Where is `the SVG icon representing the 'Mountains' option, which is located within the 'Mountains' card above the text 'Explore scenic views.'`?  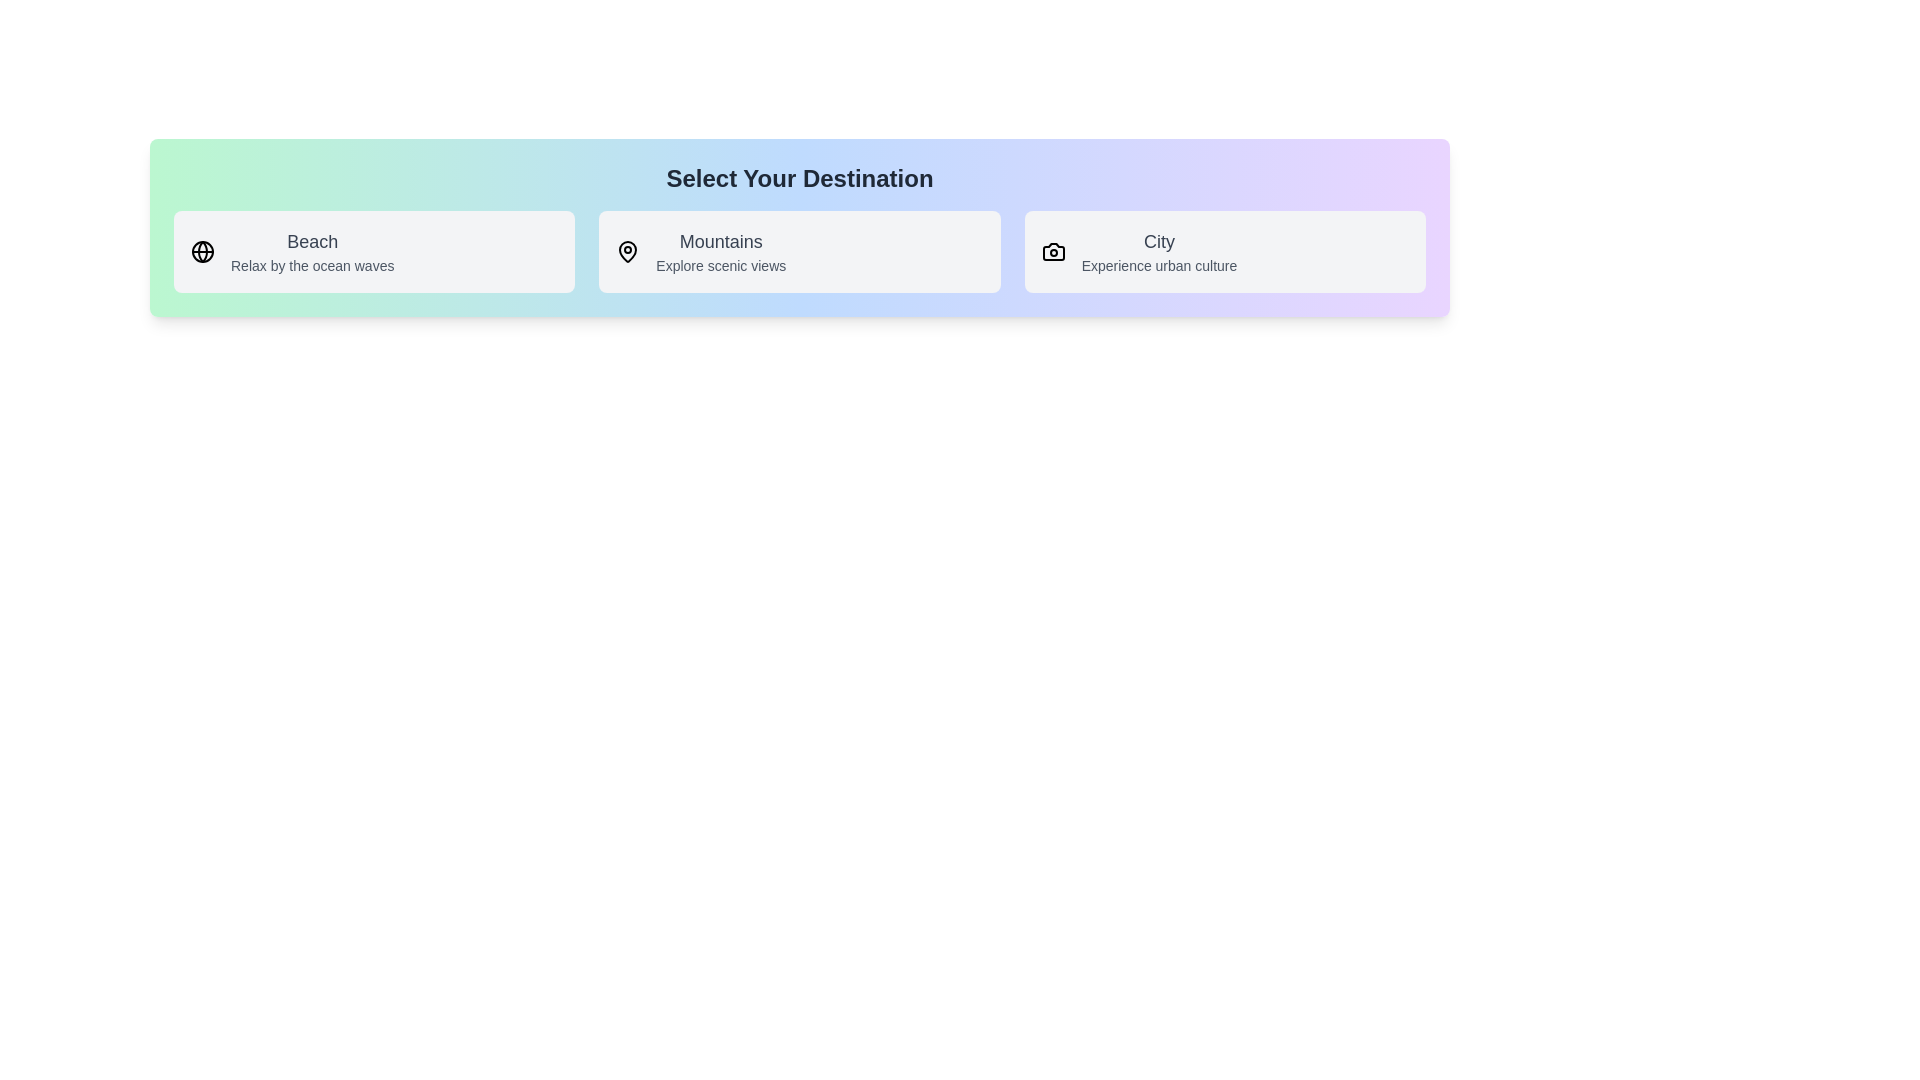 the SVG icon representing the 'Mountains' option, which is located within the 'Mountains' card above the text 'Explore scenic views.' is located at coordinates (627, 250).